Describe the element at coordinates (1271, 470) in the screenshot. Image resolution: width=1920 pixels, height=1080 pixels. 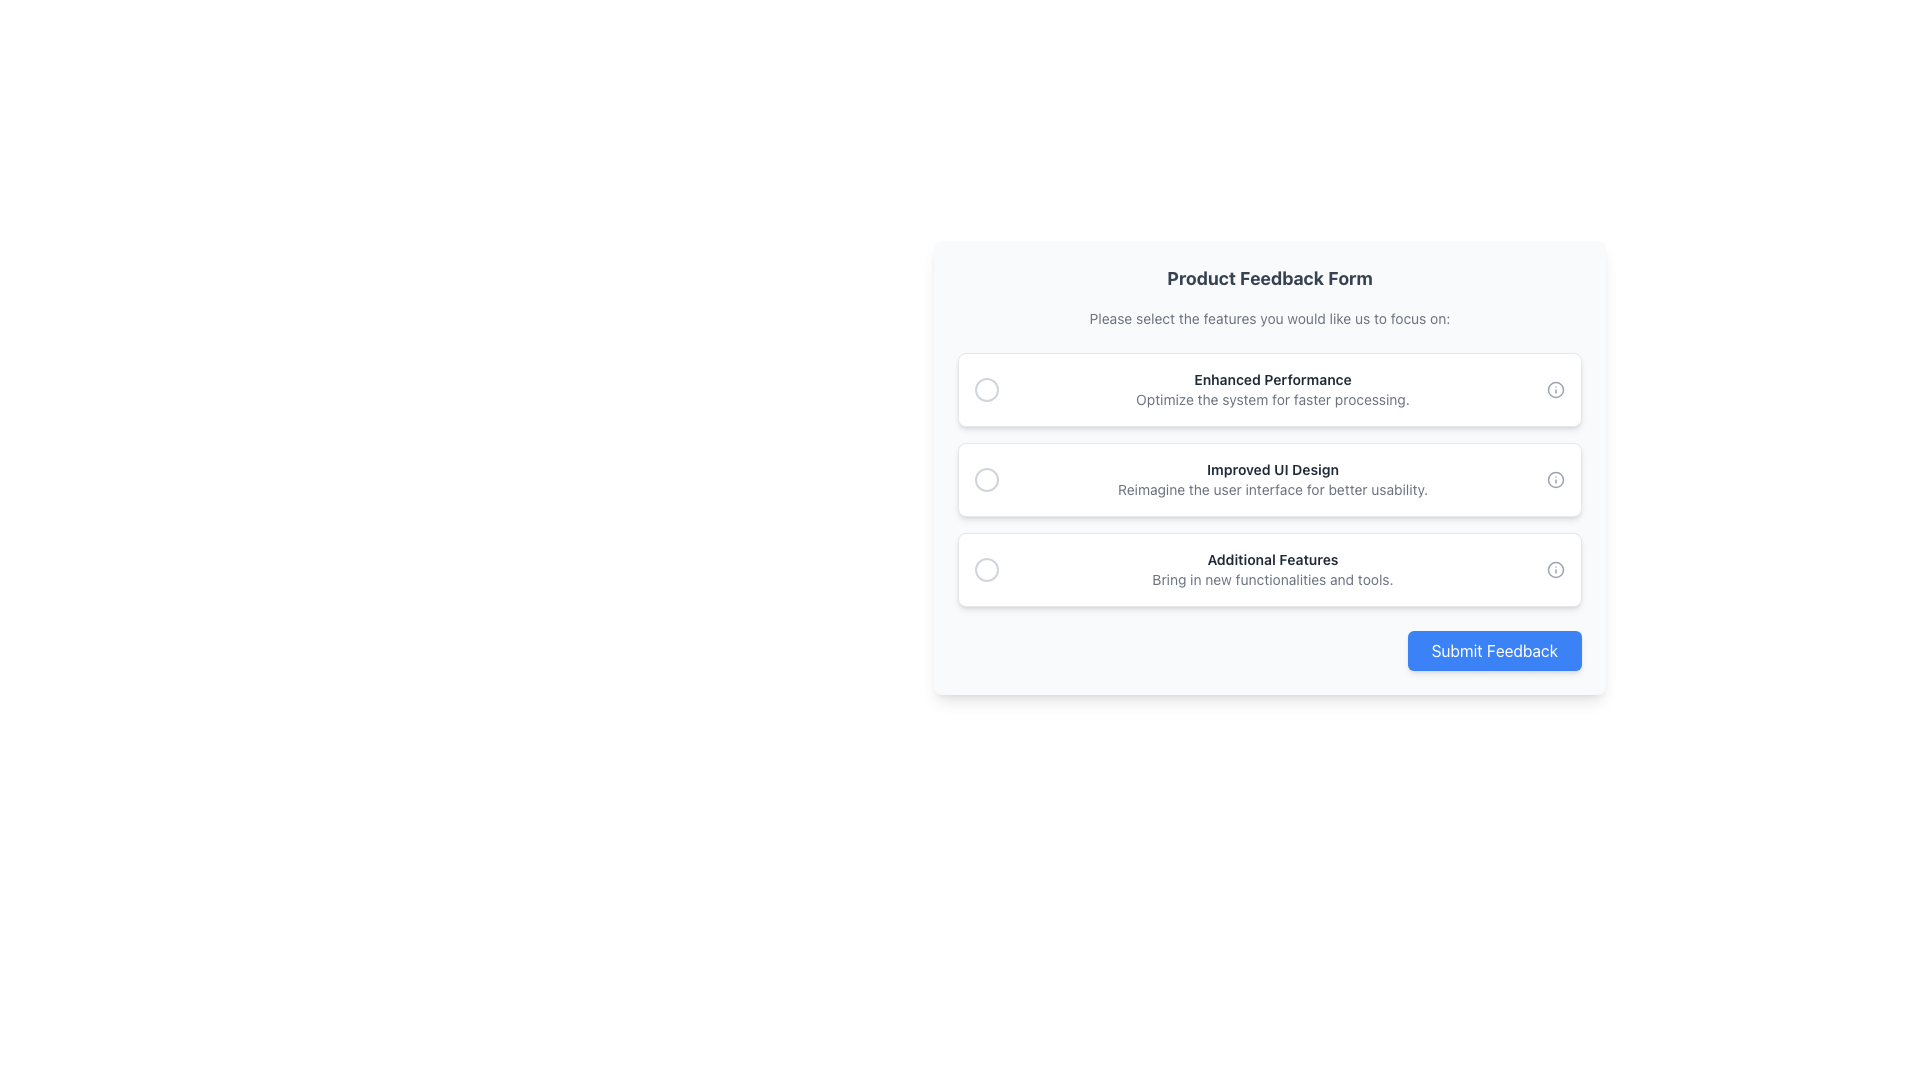
I see `text label displaying 'Improved UI Design' located in the feedback form, positioned above the description text and next to a selection indicator` at that location.